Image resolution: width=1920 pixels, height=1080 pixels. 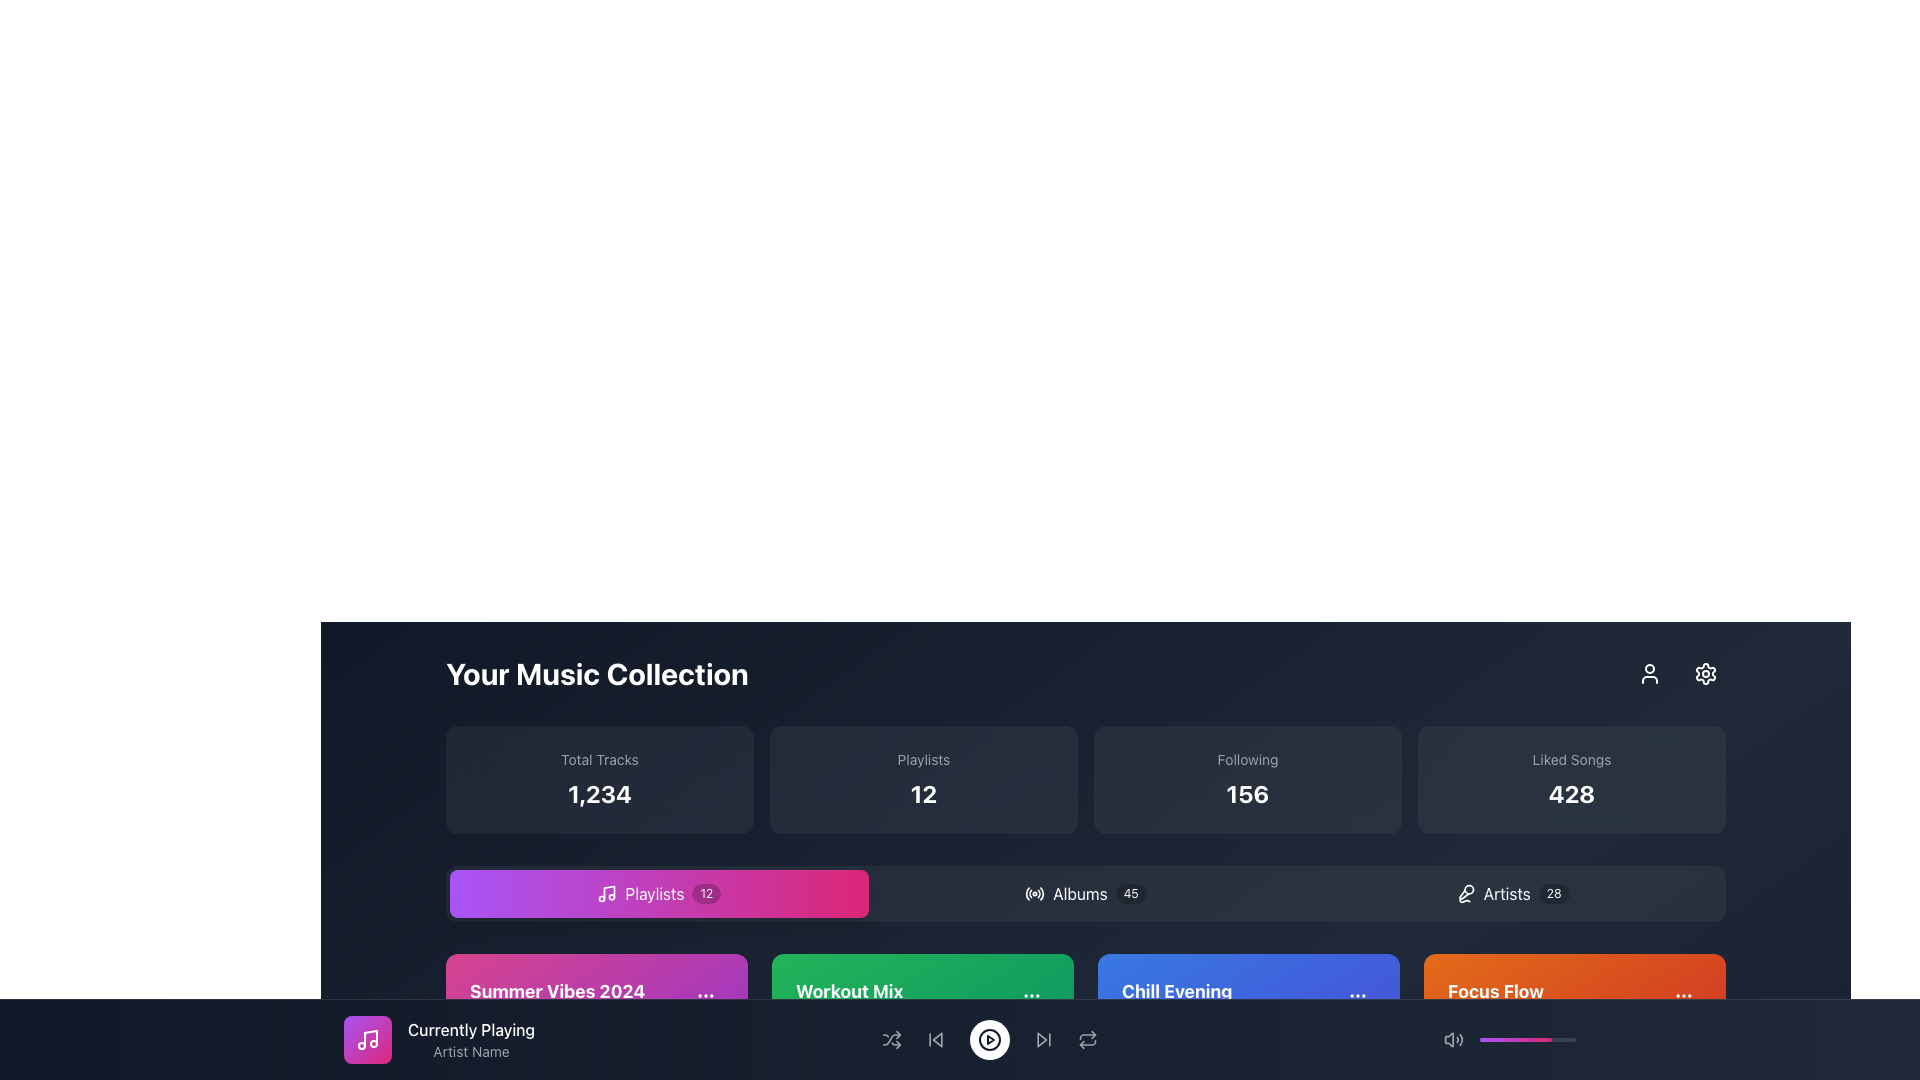 What do you see at coordinates (557, 1003) in the screenshot?
I see `the 'Summer Vibes 2024' label and text component within the purple rectangle` at bounding box center [557, 1003].